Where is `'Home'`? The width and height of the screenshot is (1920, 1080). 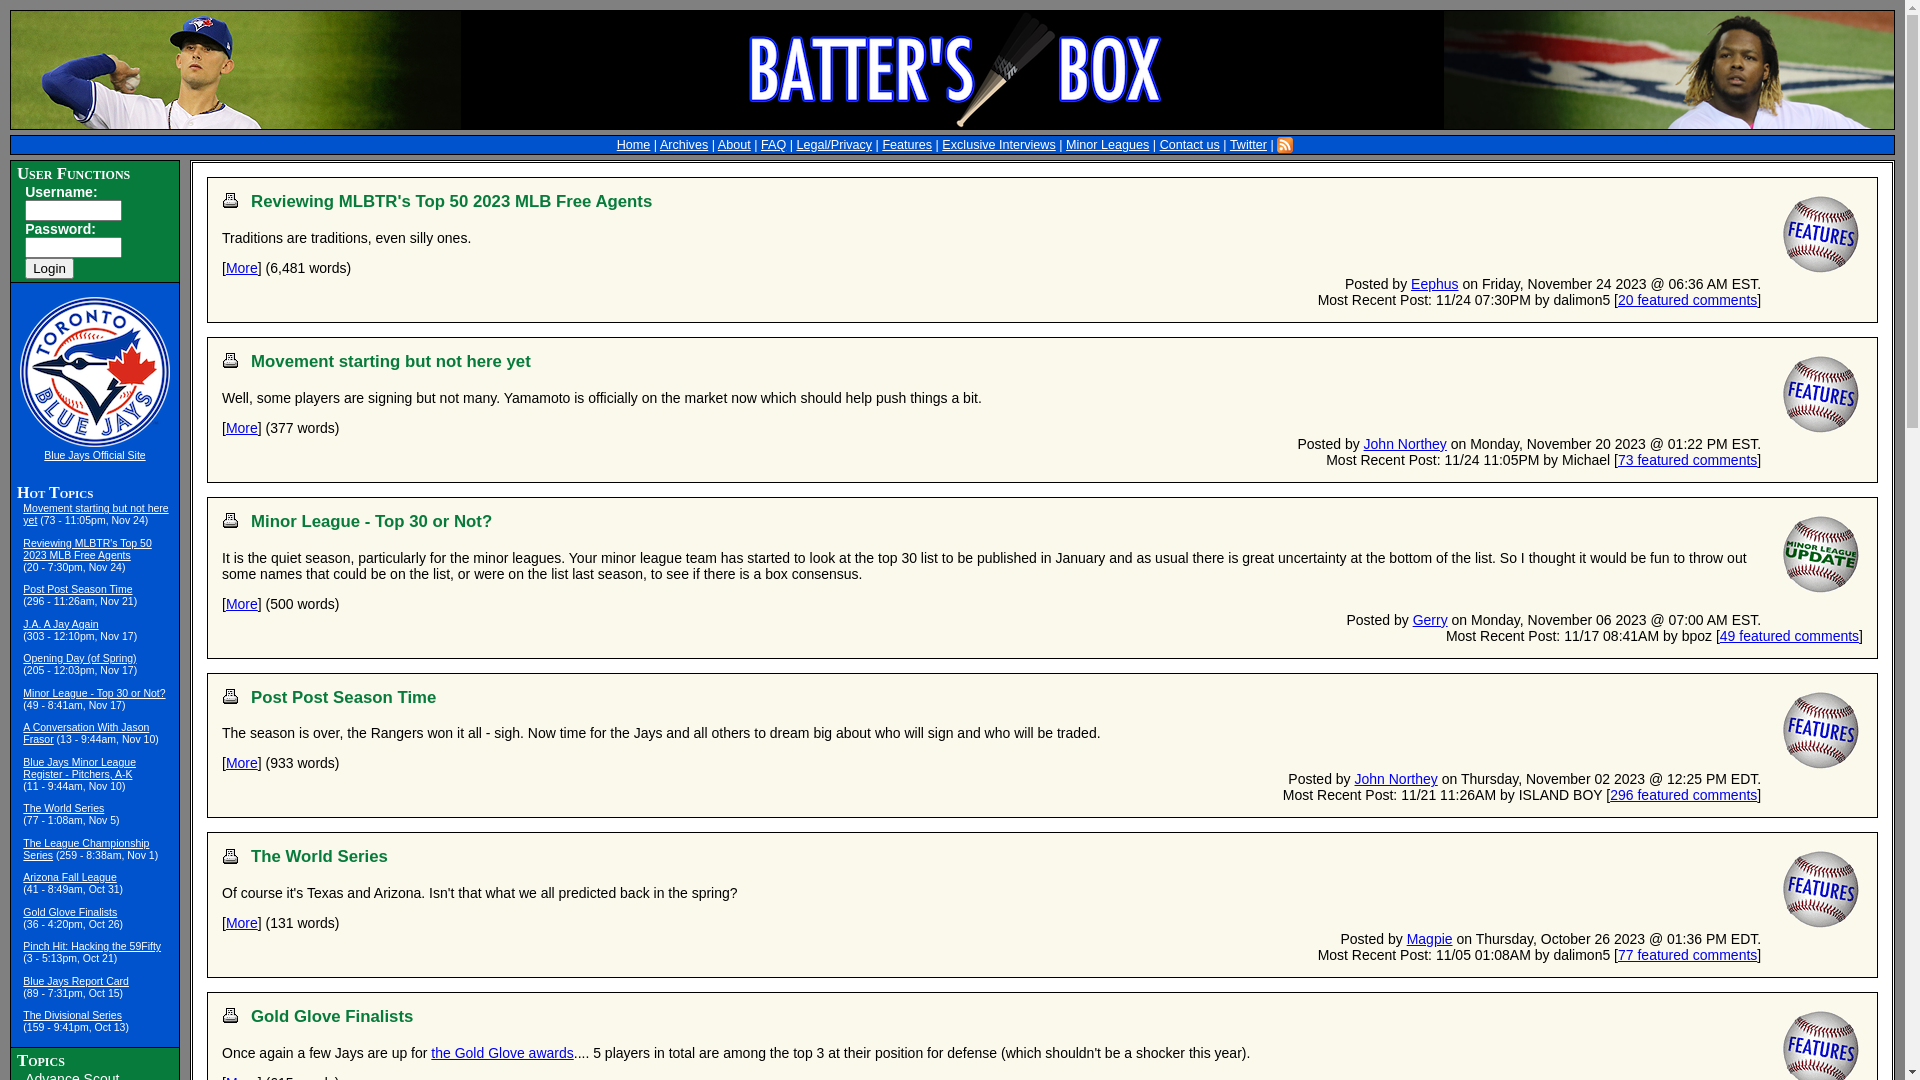 'Home' is located at coordinates (632, 144).